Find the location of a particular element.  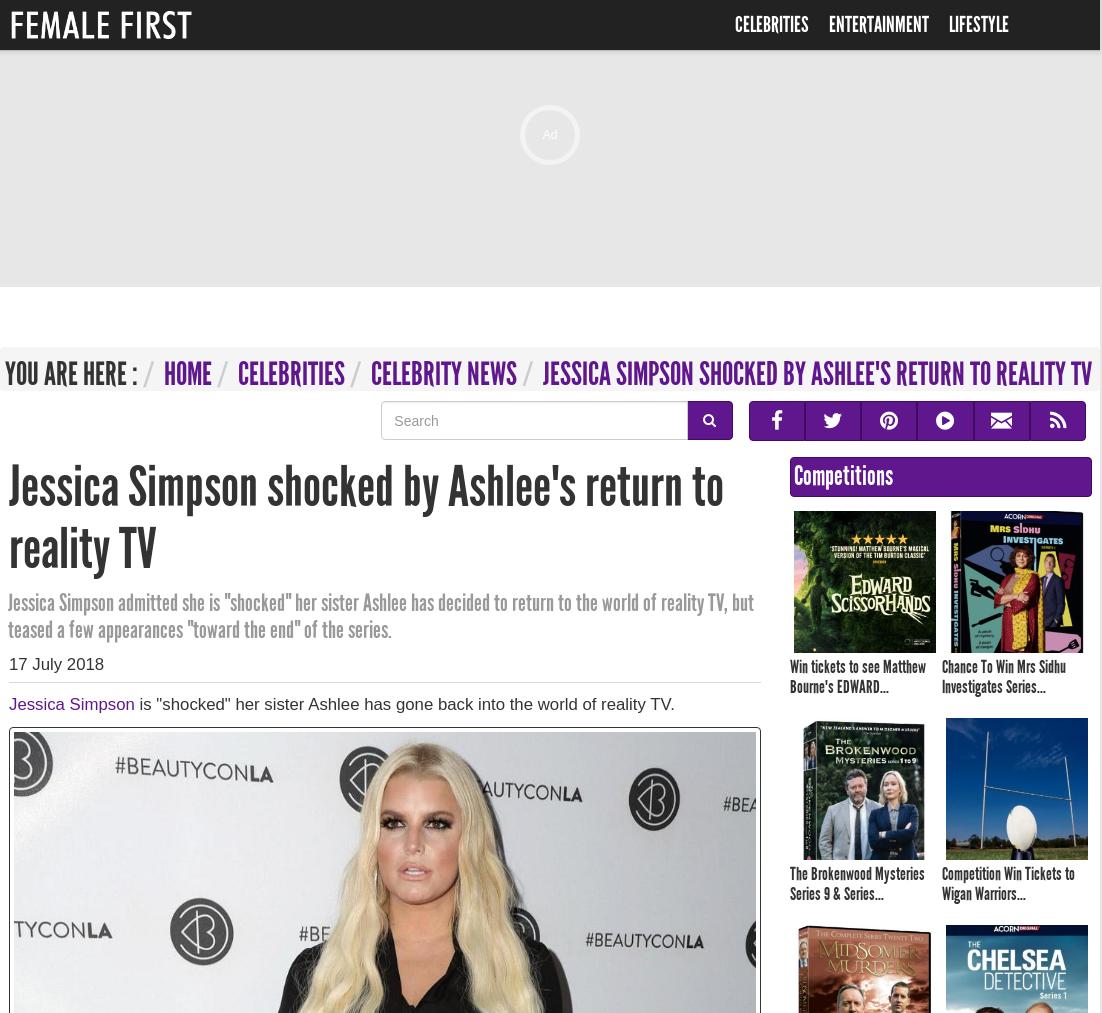

'Ad' is located at coordinates (549, 135).